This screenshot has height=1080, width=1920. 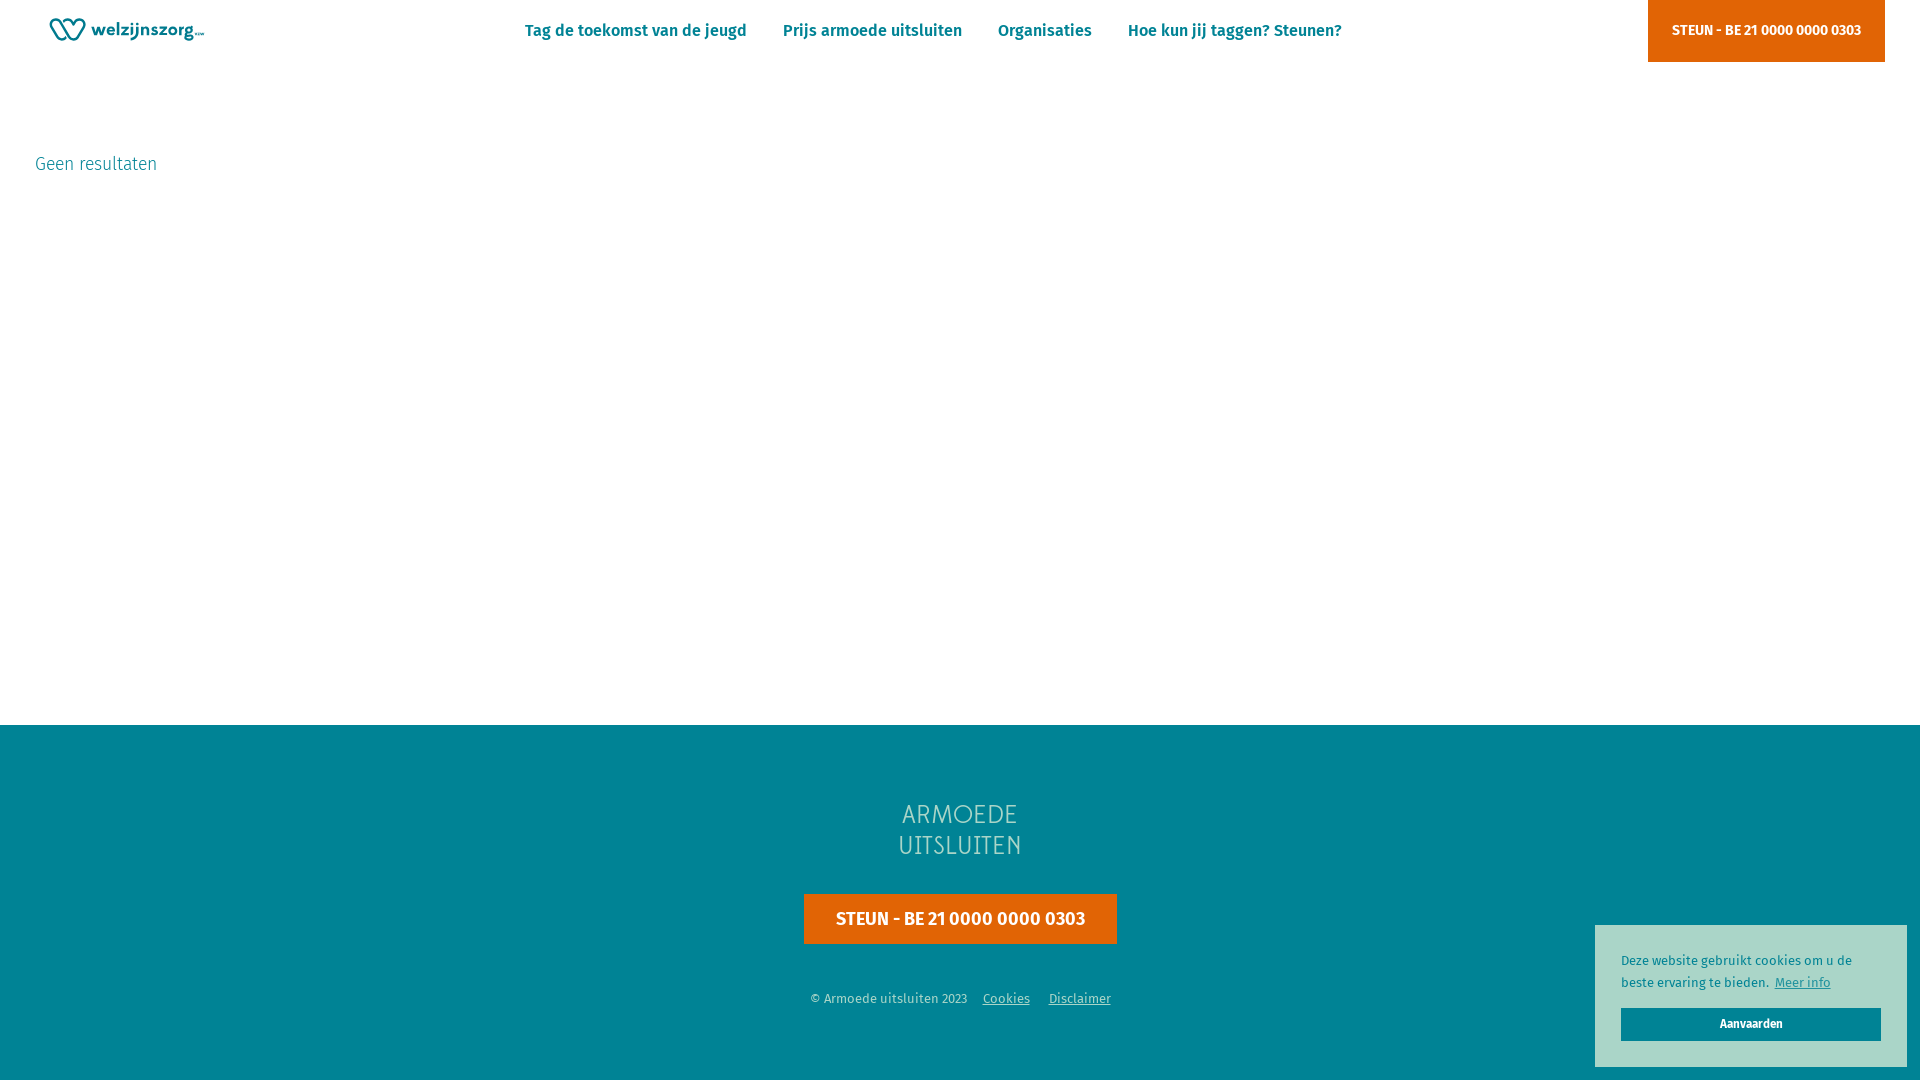 What do you see at coordinates (1078, 998) in the screenshot?
I see `'Disclaimer'` at bounding box center [1078, 998].